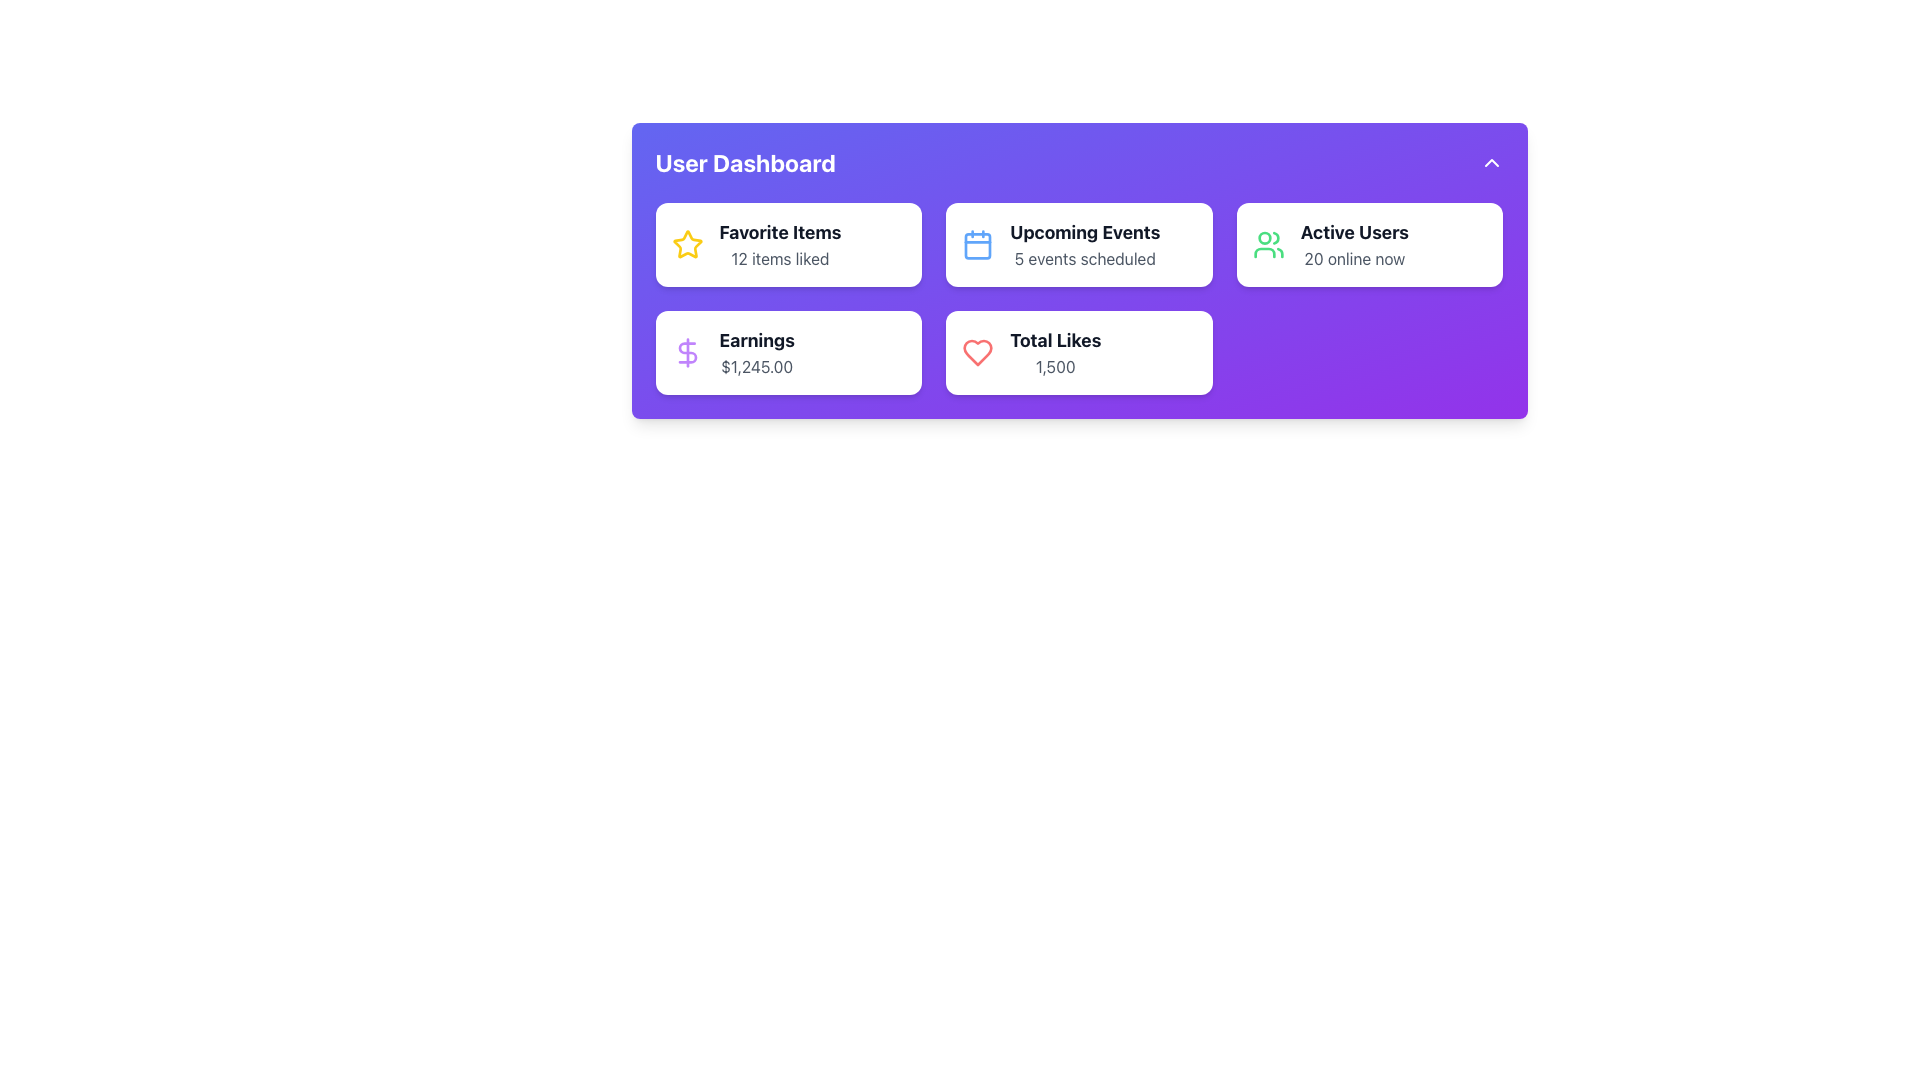 Image resolution: width=1920 pixels, height=1080 pixels. What do you see at coordinates (1084, 257) in the screenshot?
I see `the label that provides additional information about the number of scheduled events for the 'Upcoming Events' section, located below the heading 'Upcoming Events' in the second card from the left in the top row of the user dashboard` at bounding box center [1084, 257].